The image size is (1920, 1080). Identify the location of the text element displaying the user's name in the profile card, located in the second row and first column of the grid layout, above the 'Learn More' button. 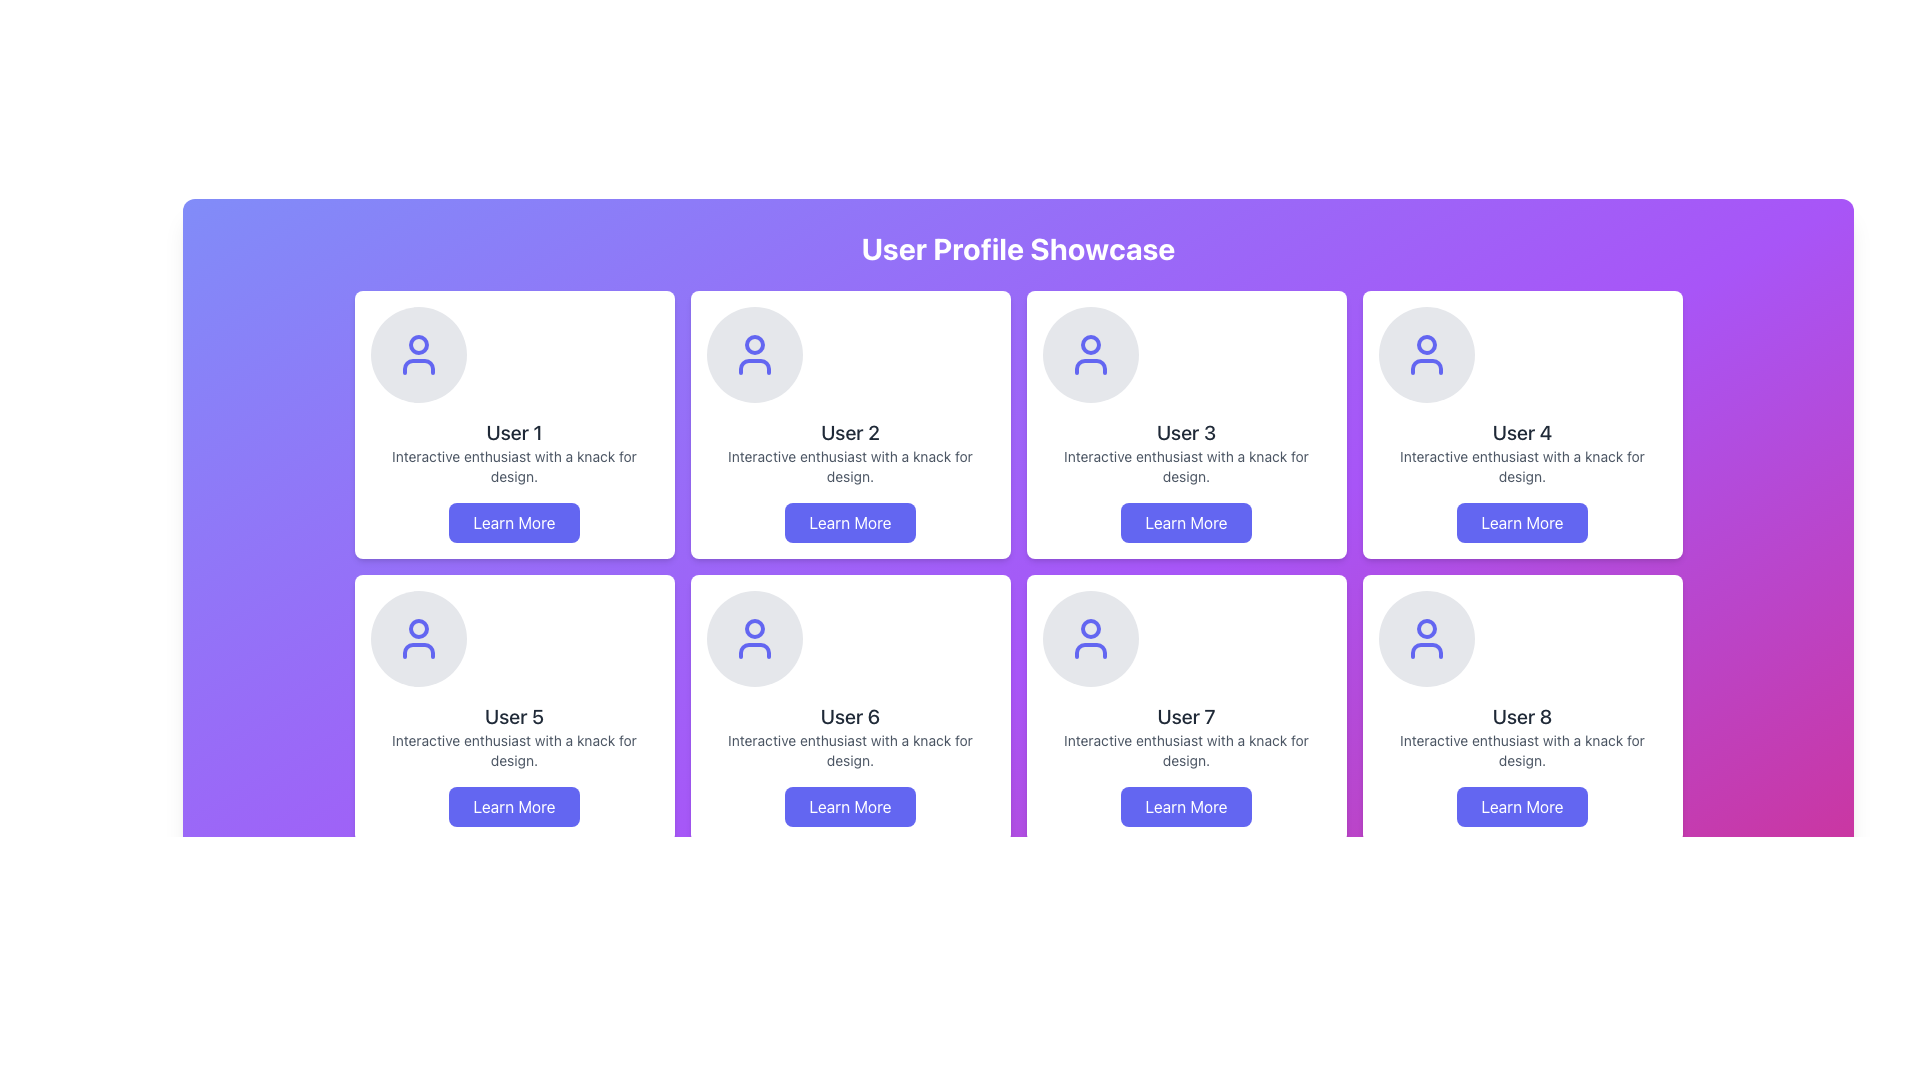
(514, 716).